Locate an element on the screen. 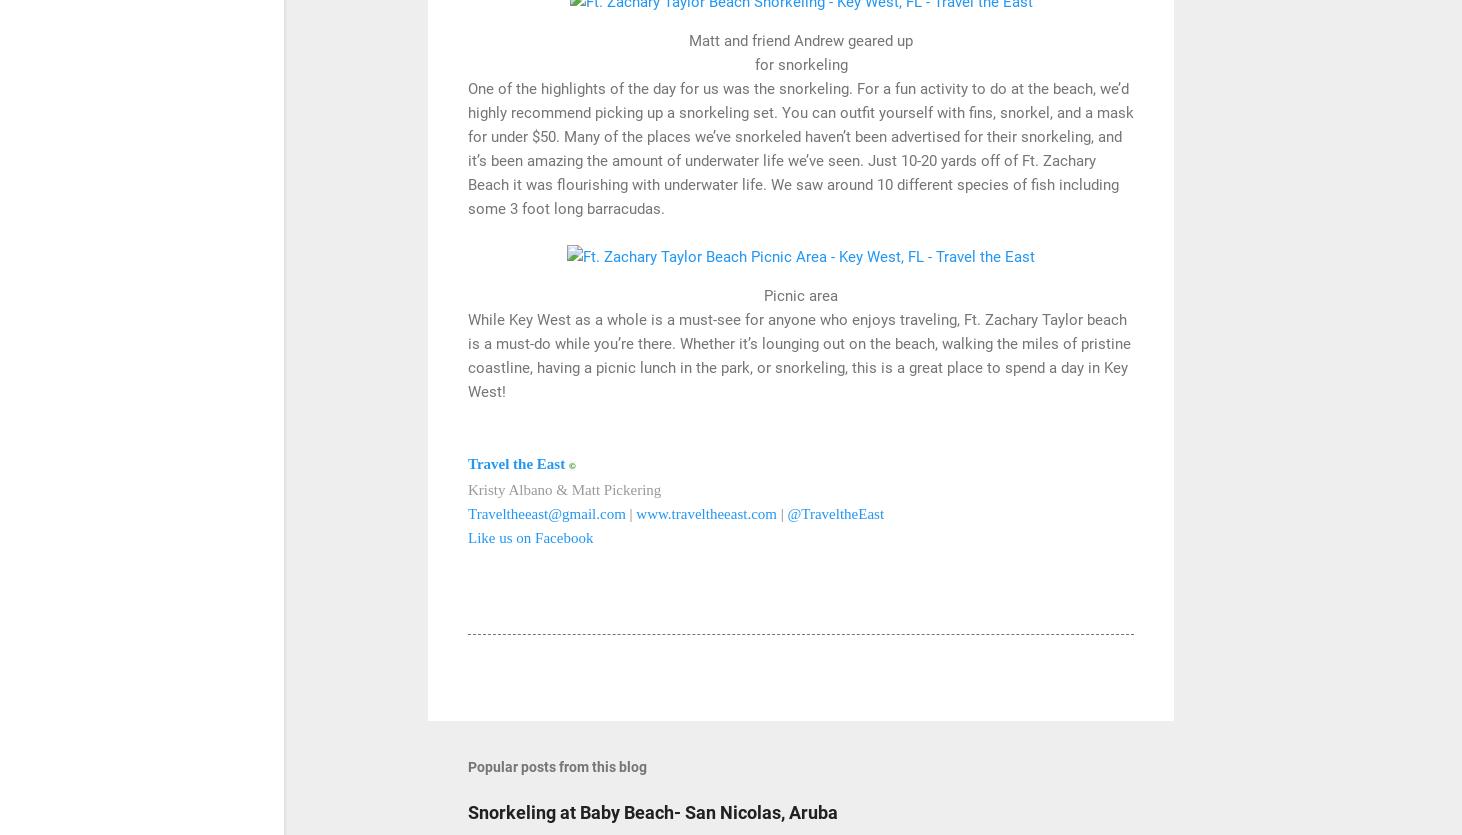  'Snorkeling at Baby Beach- San Nicolas, Aruba' is located at coordinates (652, 811).